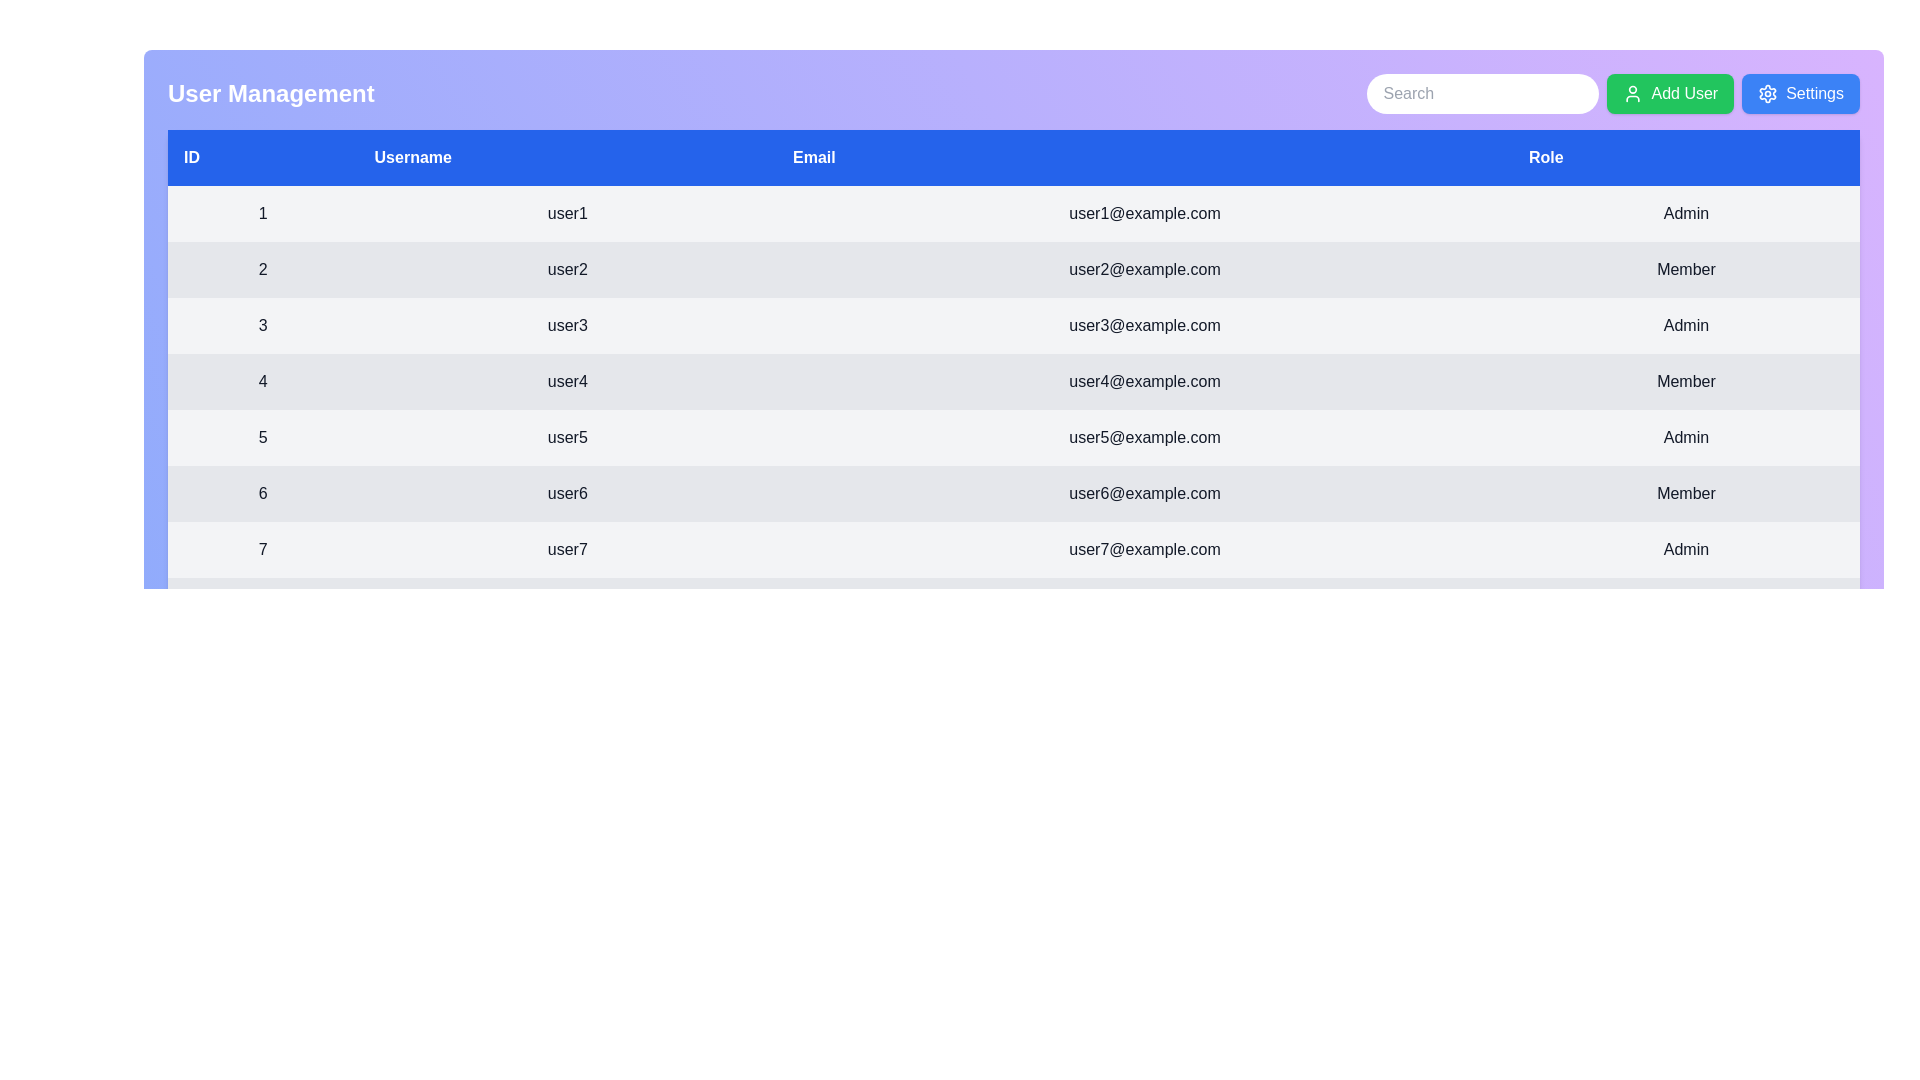  What do you see at coordinates (1013, 381) in the screenshot?
I see `the row corresponding to 4` at bounding box center [1013, 381].